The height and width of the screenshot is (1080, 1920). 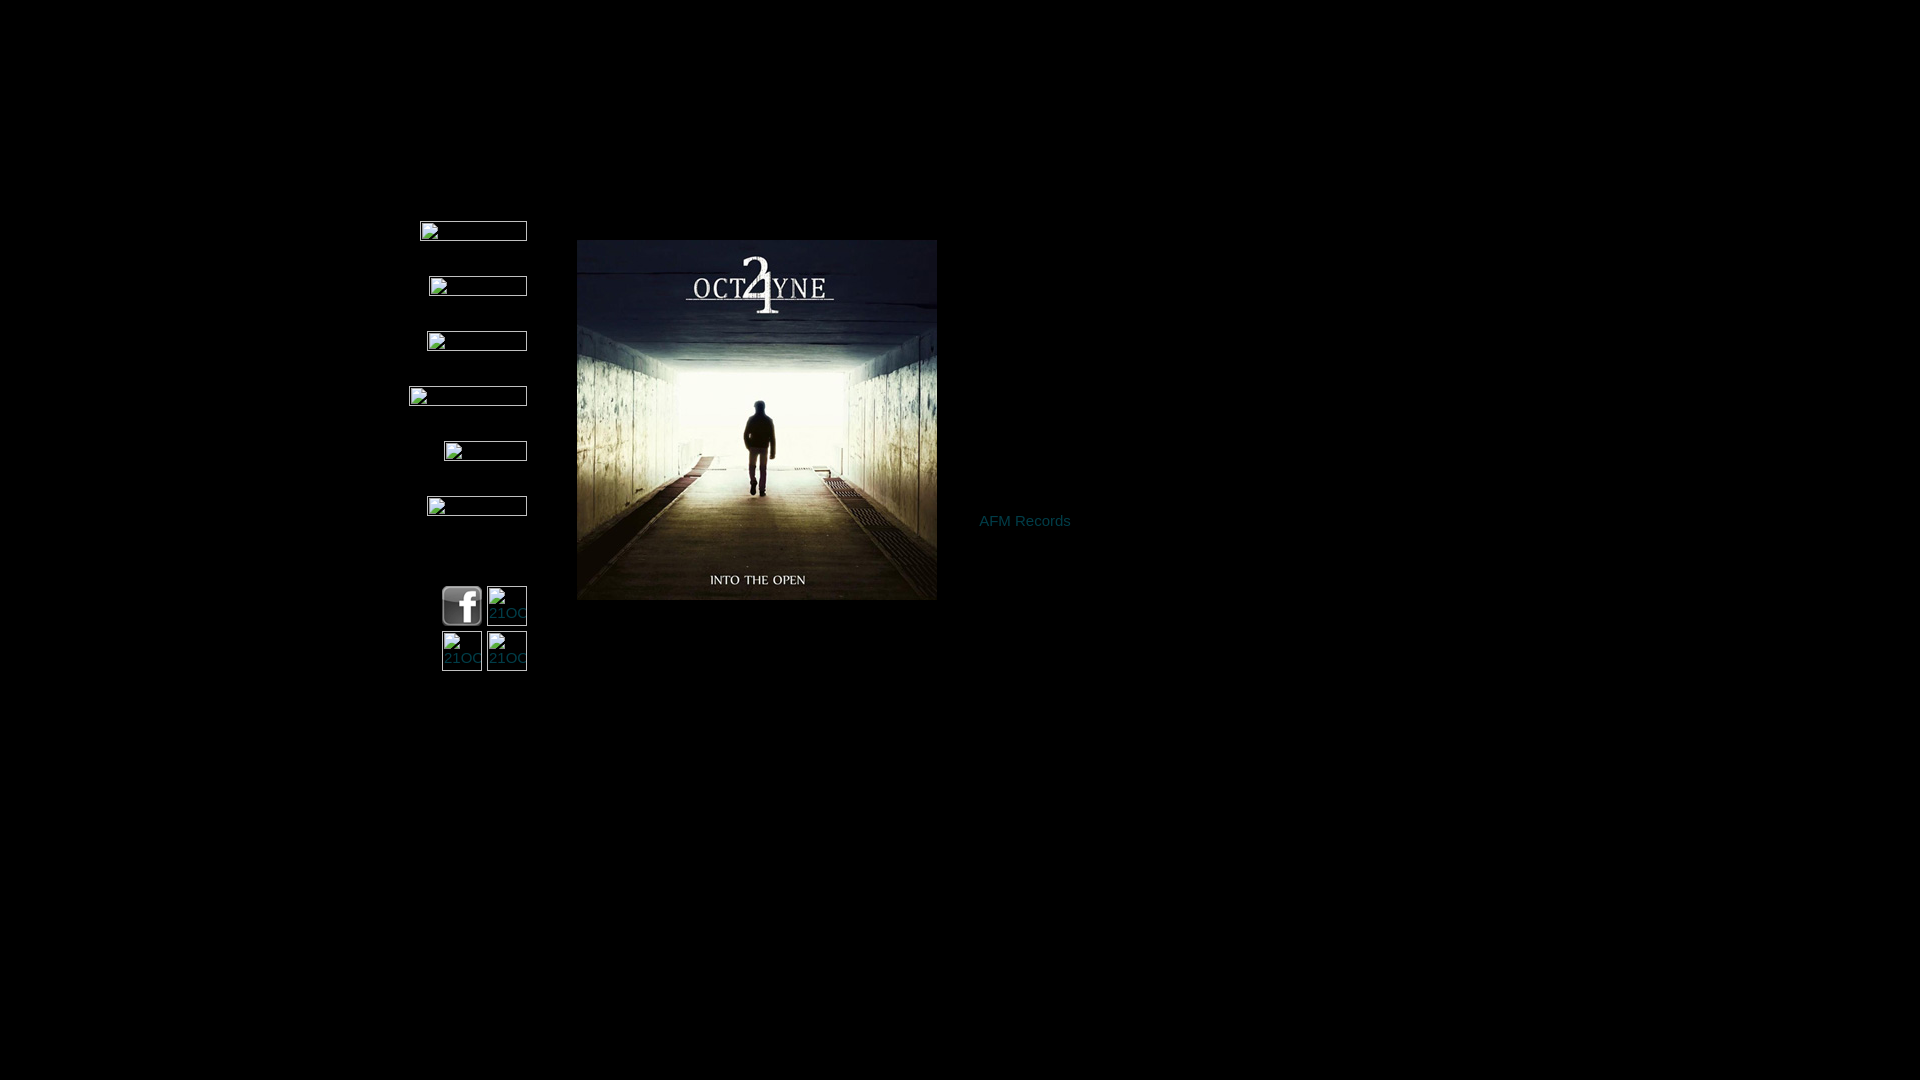 I want to click on 'AFM Records', so click(x=979, y=519).